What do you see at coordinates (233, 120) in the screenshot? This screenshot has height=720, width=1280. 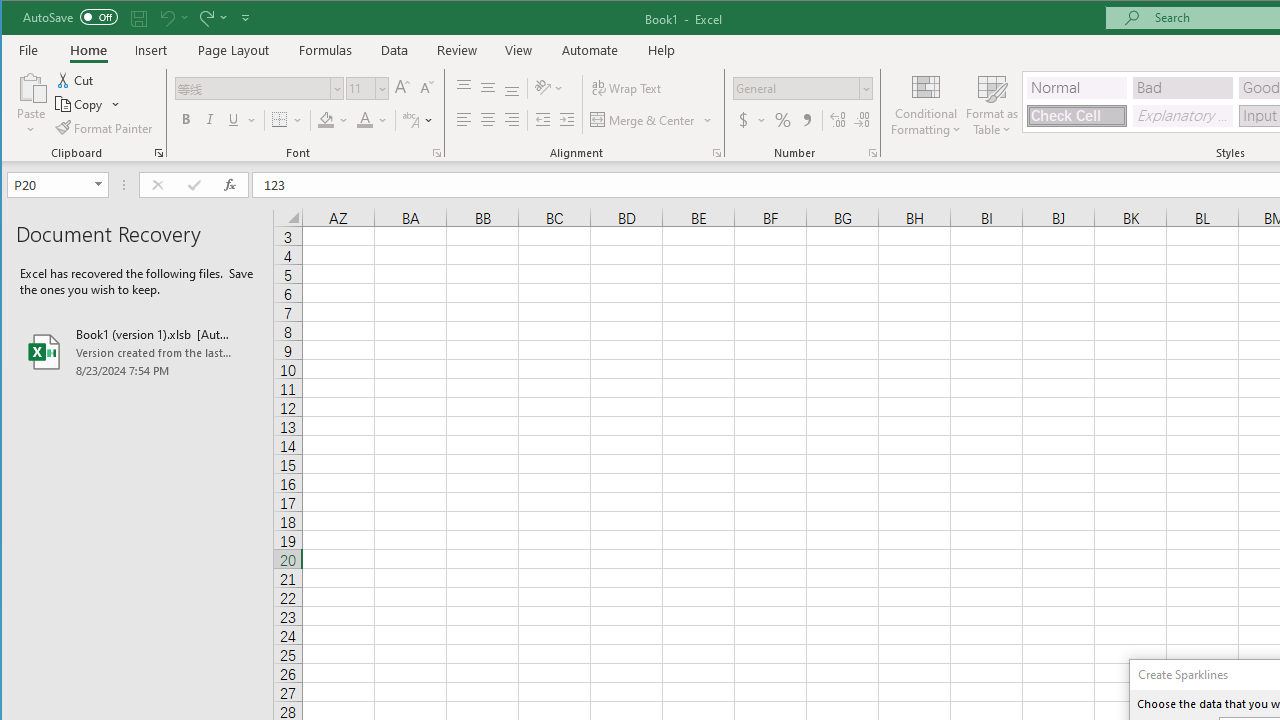 I see `'Underline'` at bounding box center [233, 120].